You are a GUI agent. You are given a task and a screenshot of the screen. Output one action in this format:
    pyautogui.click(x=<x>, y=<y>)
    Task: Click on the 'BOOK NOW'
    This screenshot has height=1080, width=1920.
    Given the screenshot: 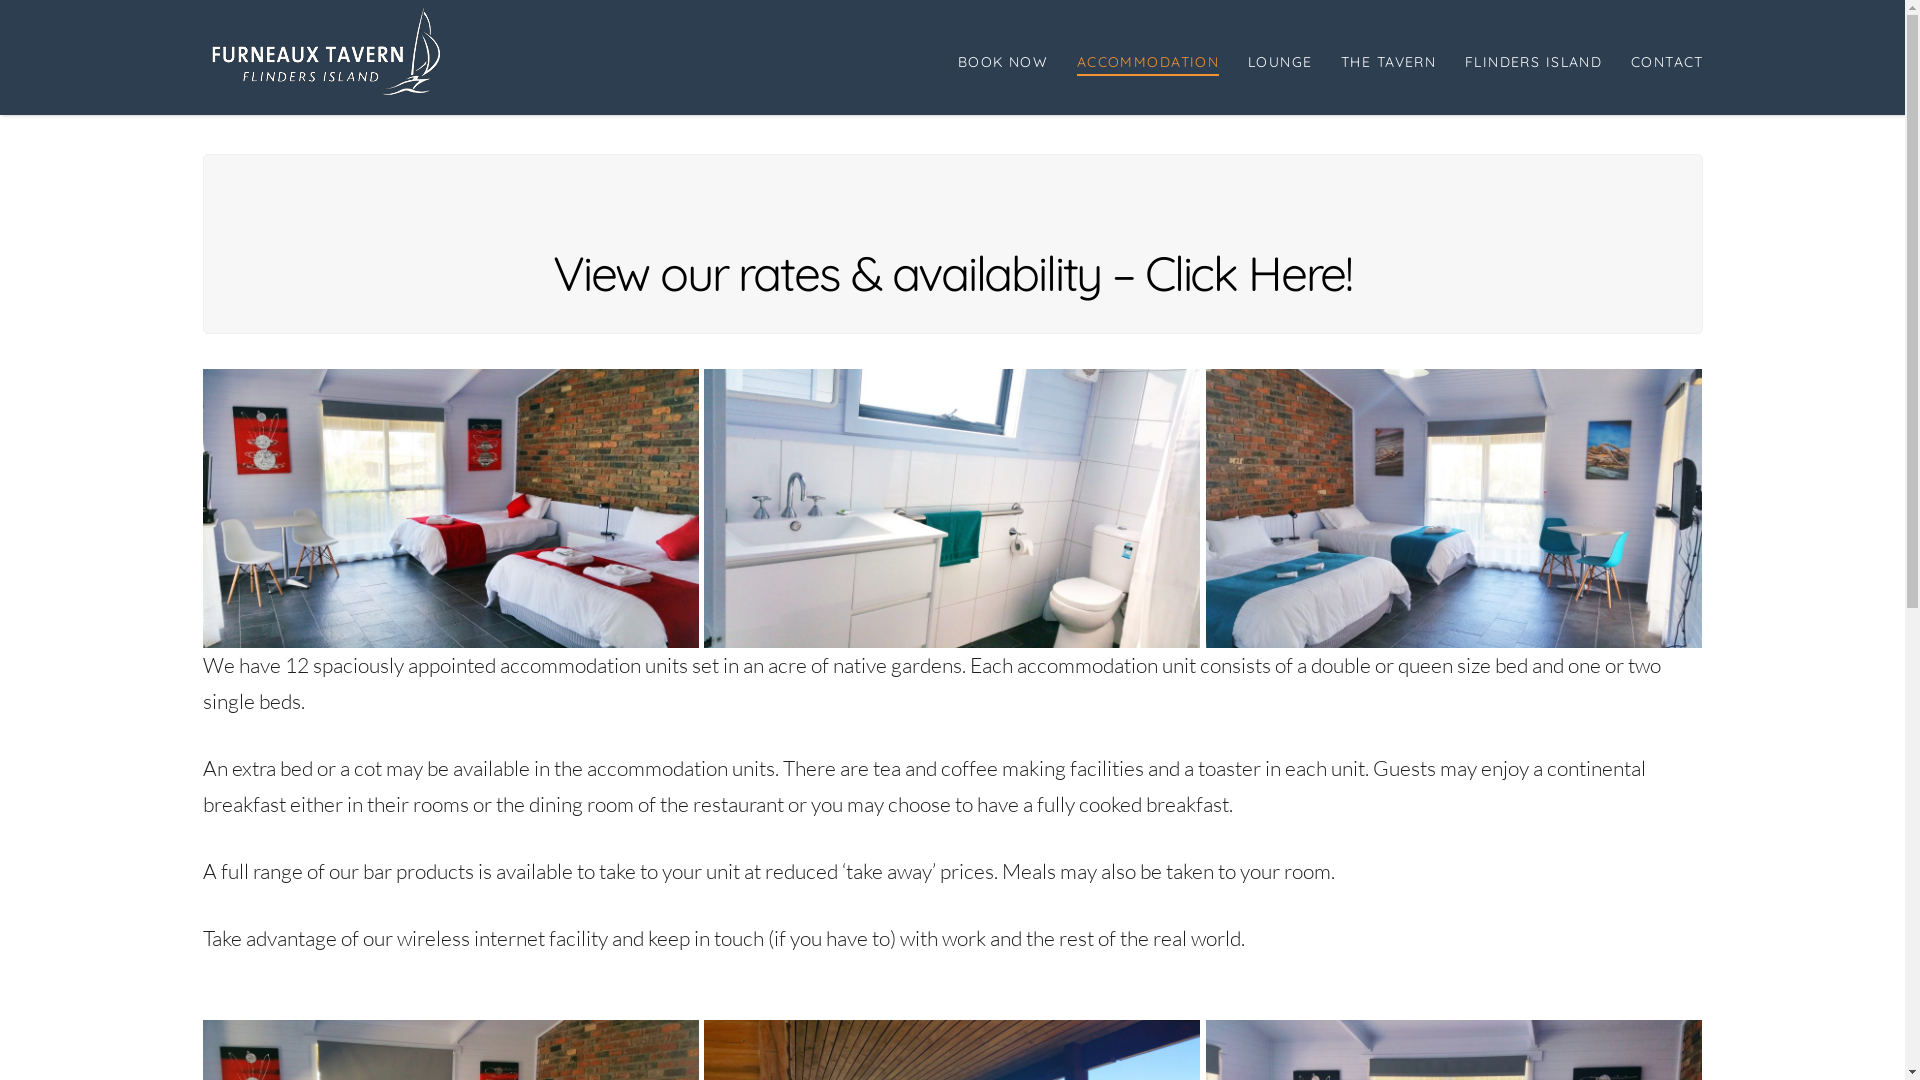 What is the action you would take?
    pyautogui.click(x=1002, y=56)
    